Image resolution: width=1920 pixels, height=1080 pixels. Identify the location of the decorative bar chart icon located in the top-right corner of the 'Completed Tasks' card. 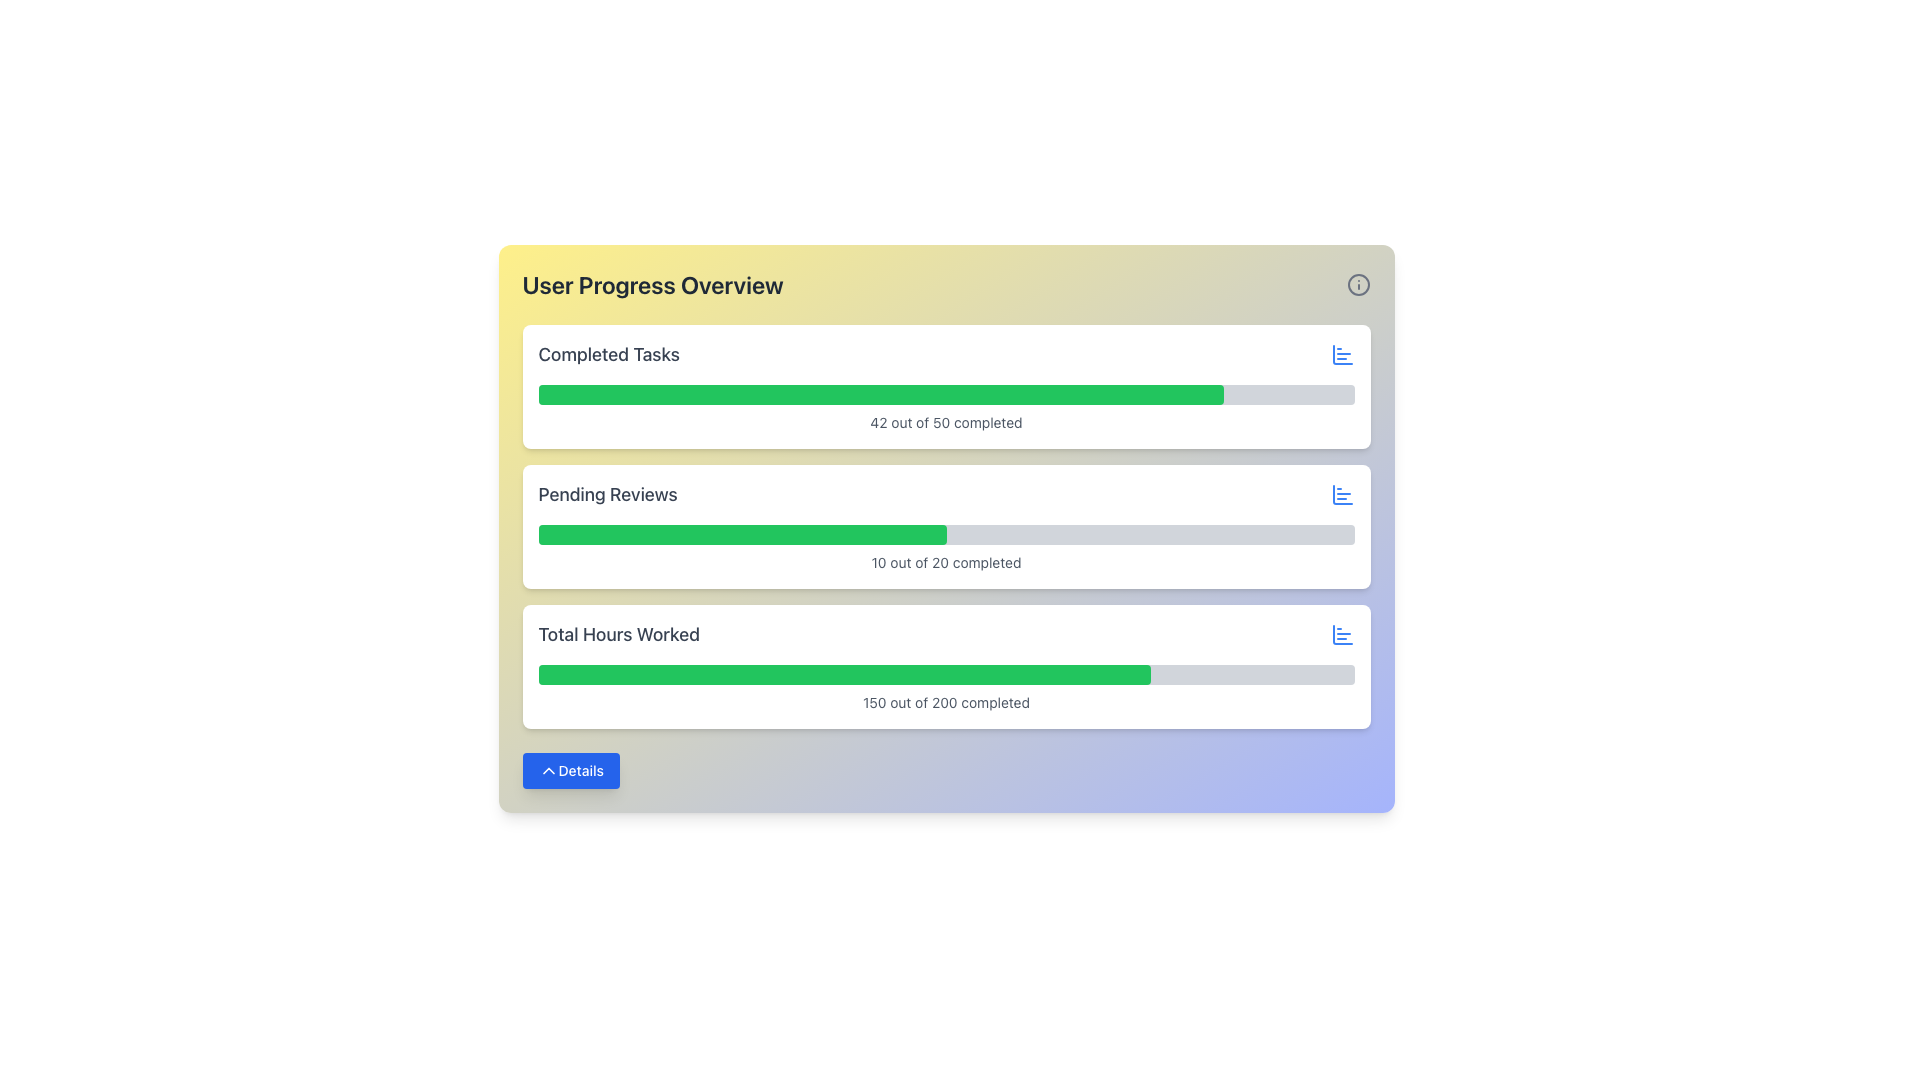
(1342, 494).